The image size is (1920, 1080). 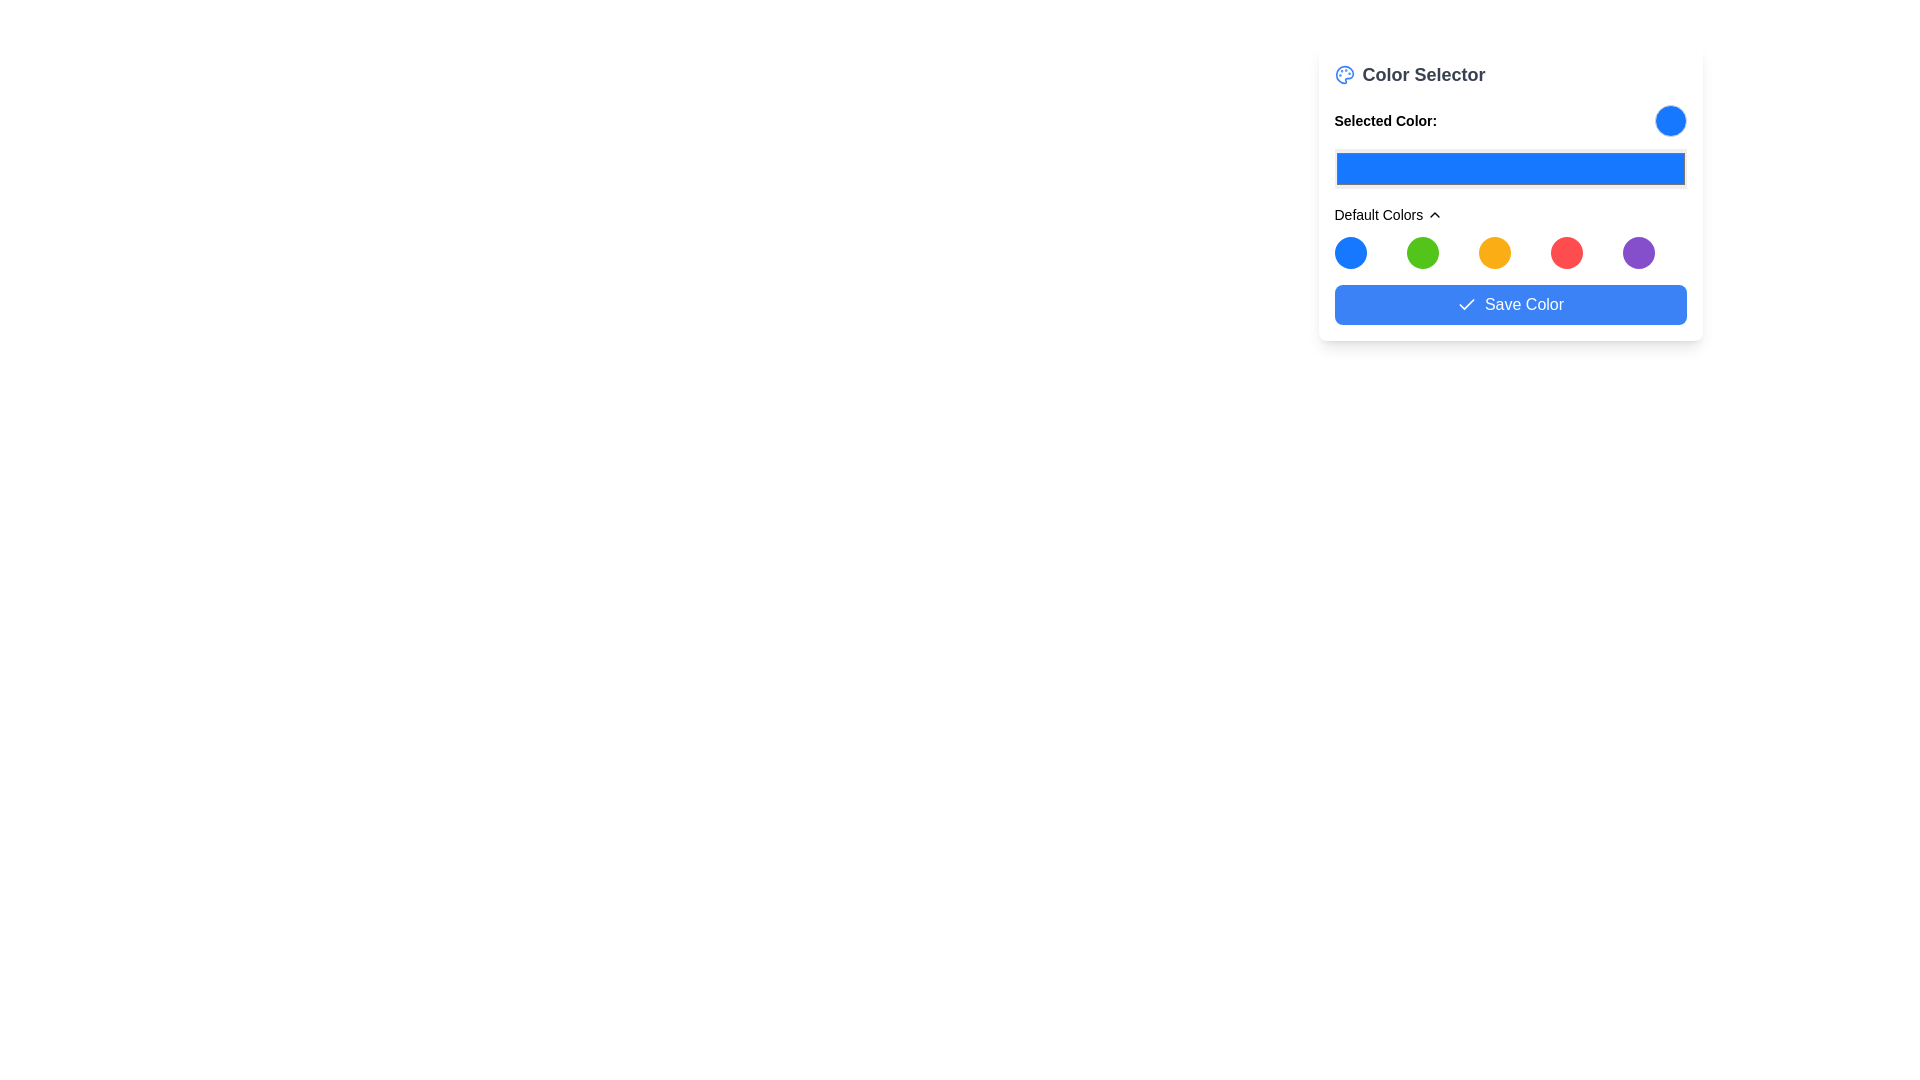 What do you see at coordinates (1670, 120) in the screenshot?
I see `the Static color indicator located to the right of the 'Selected Color:' label in the top-right corner of the interface segment` at bounding box center [1670, 120].